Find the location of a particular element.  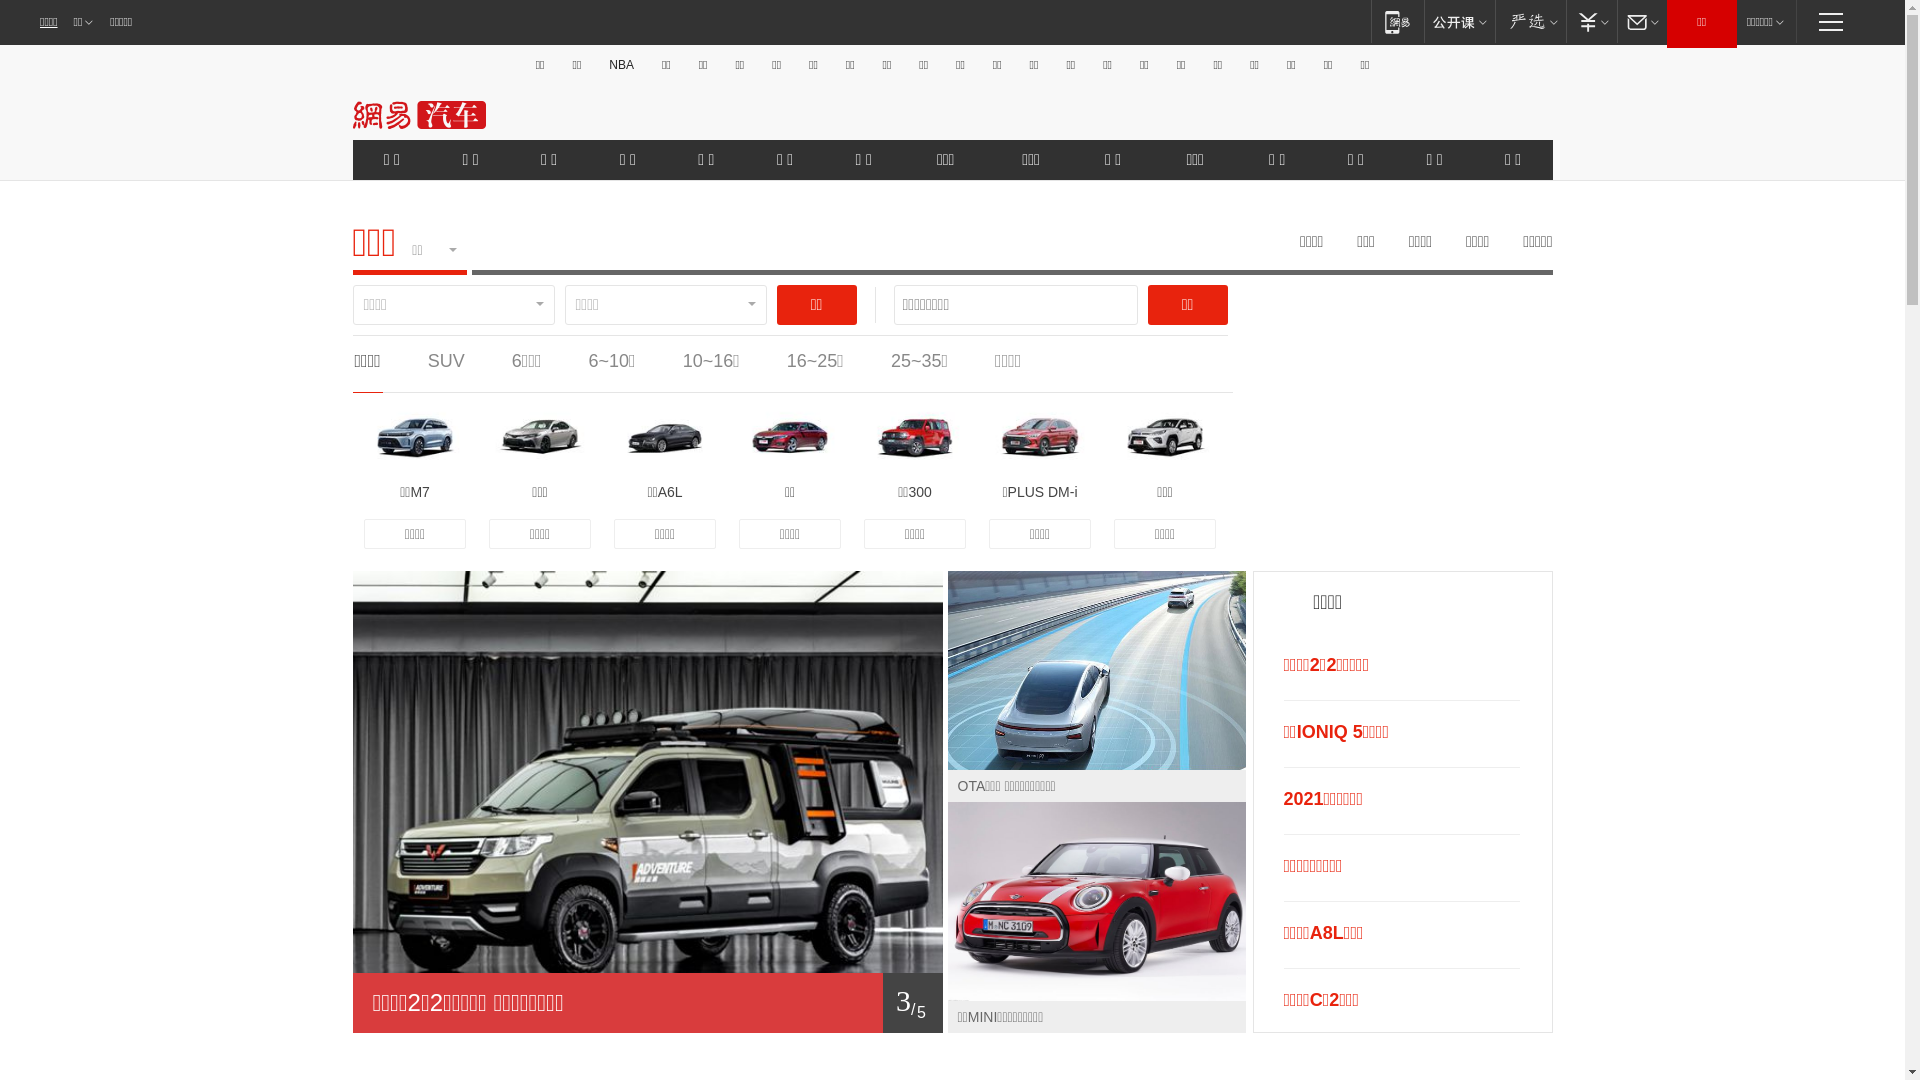

'1/ 5' is located at coordinates (647, 1002).